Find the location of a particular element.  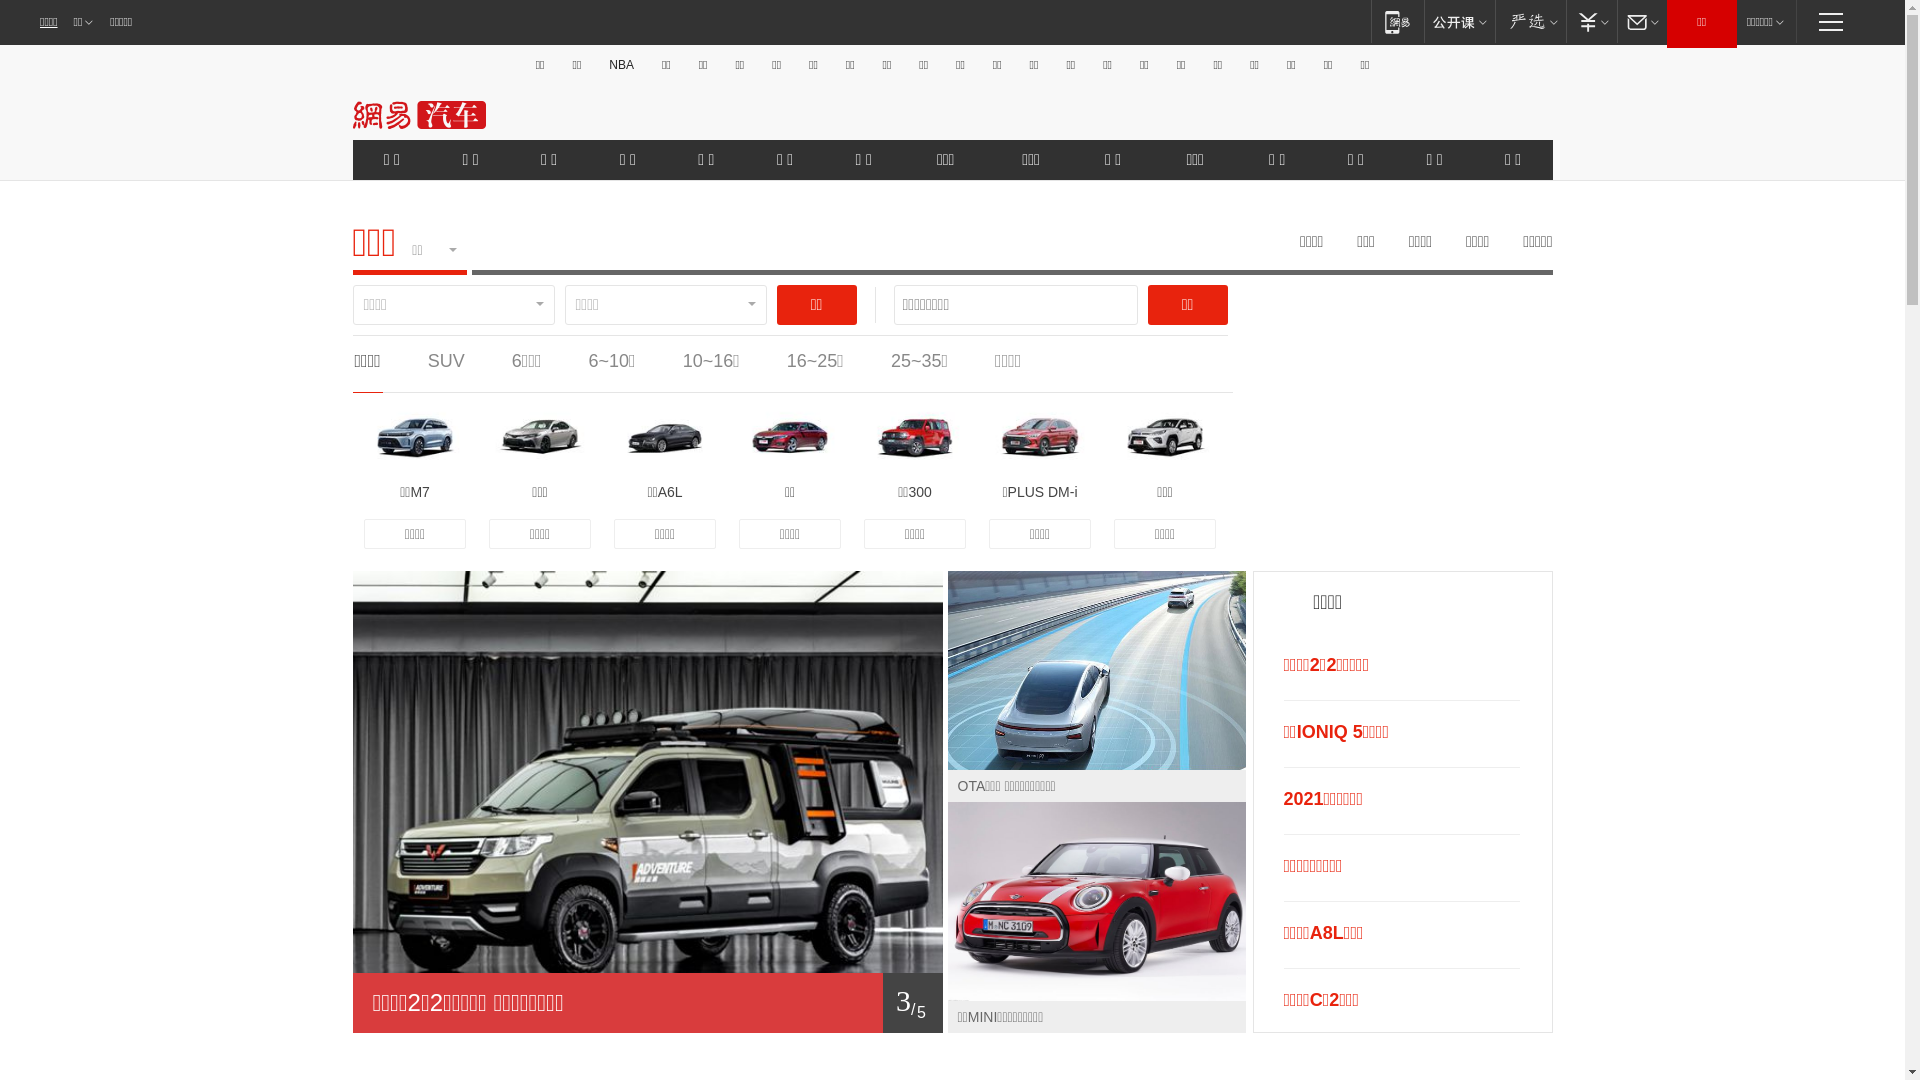

'1/ 5' is located at coordinates (647, 1002).